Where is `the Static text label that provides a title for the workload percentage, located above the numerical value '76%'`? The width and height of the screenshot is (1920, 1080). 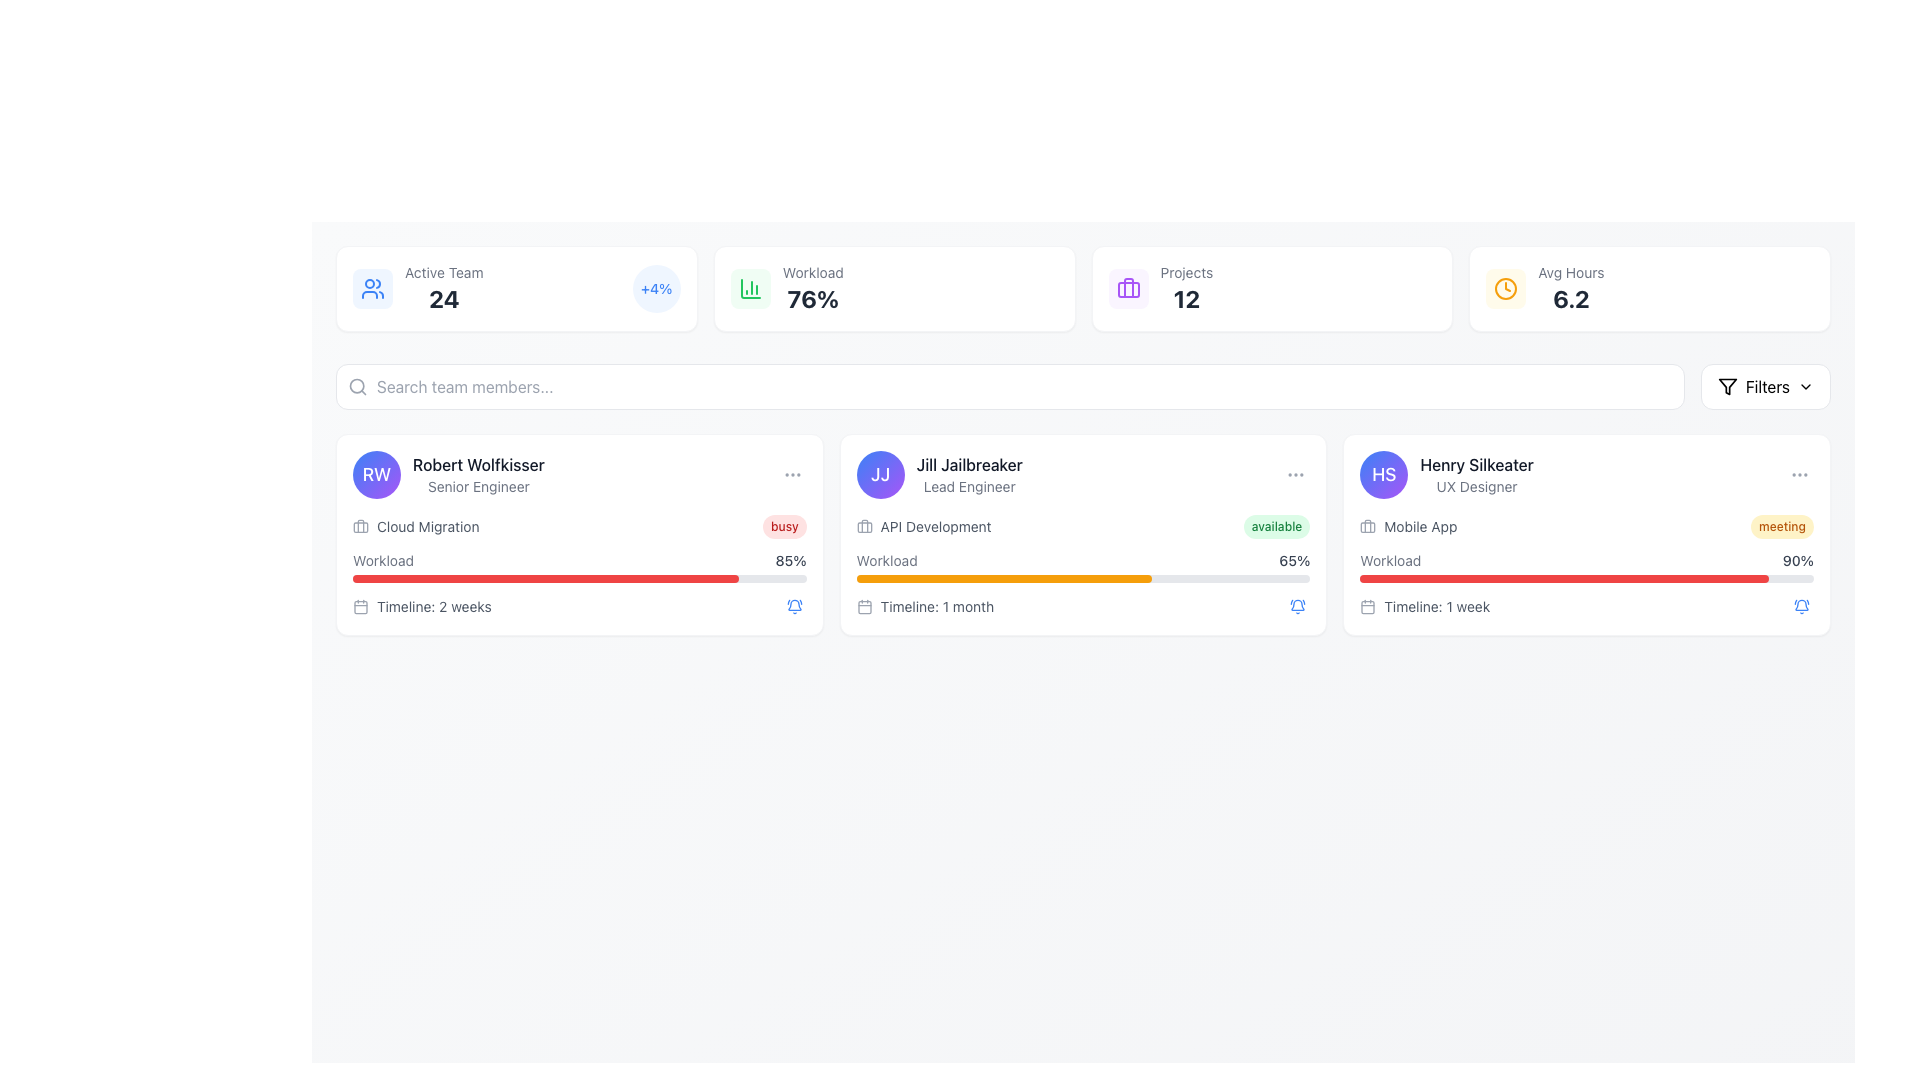
the Static text label that provides a title for the workload percentage, located above the numerical value '76%' is located at coordinates (813, 273).